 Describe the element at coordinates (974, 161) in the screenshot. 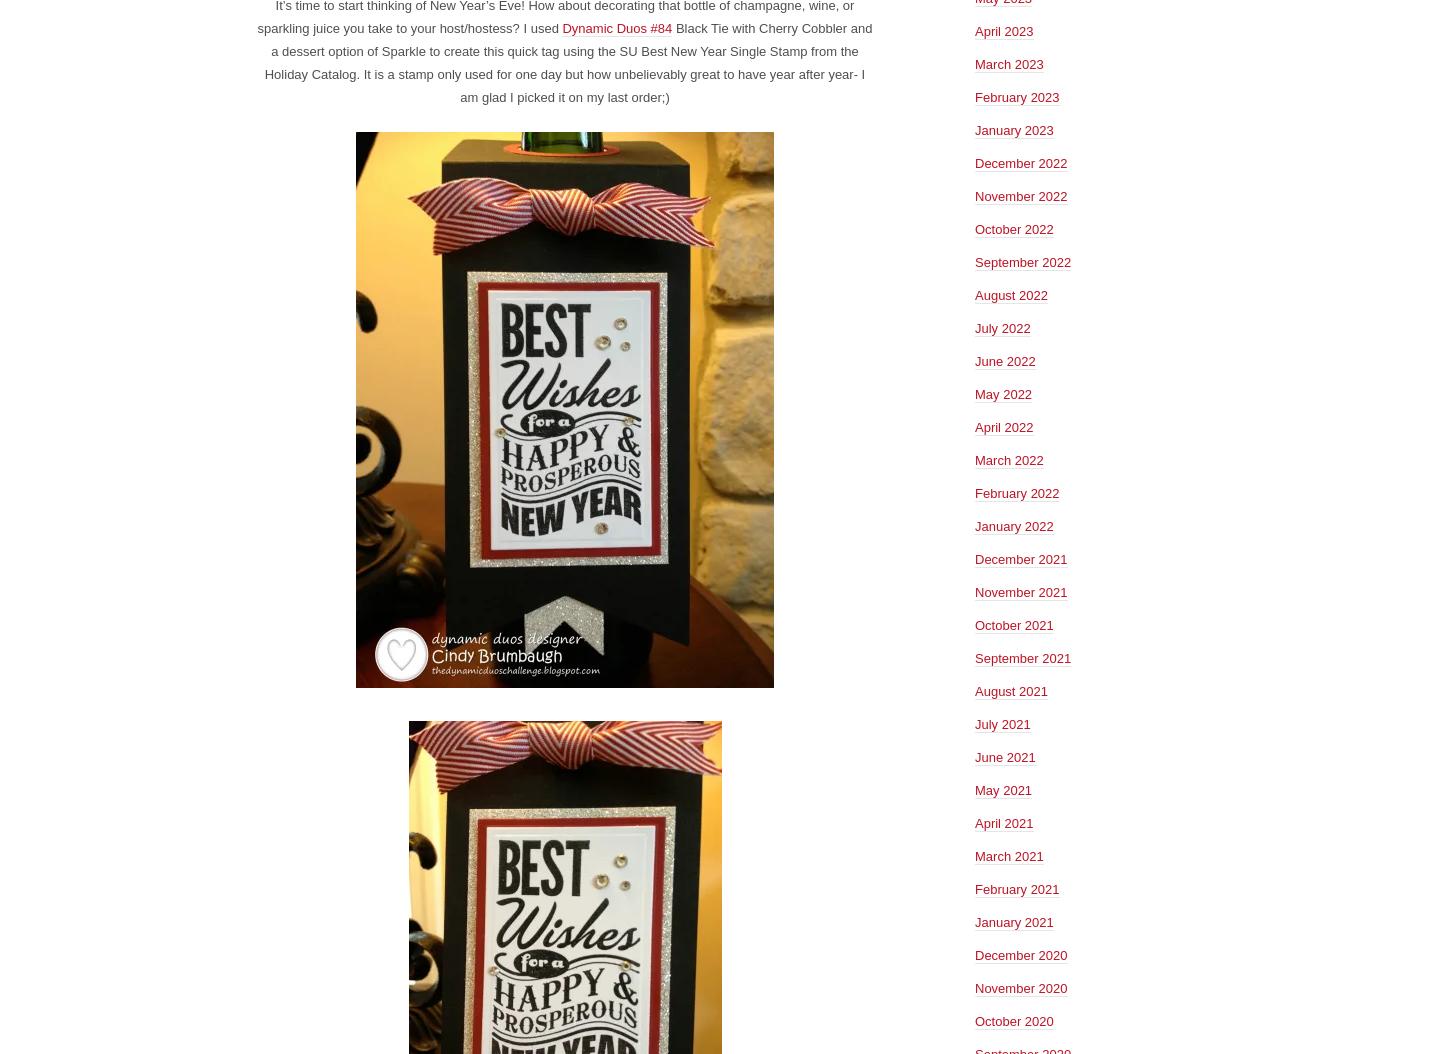

I see `'December 2022'` at that location.